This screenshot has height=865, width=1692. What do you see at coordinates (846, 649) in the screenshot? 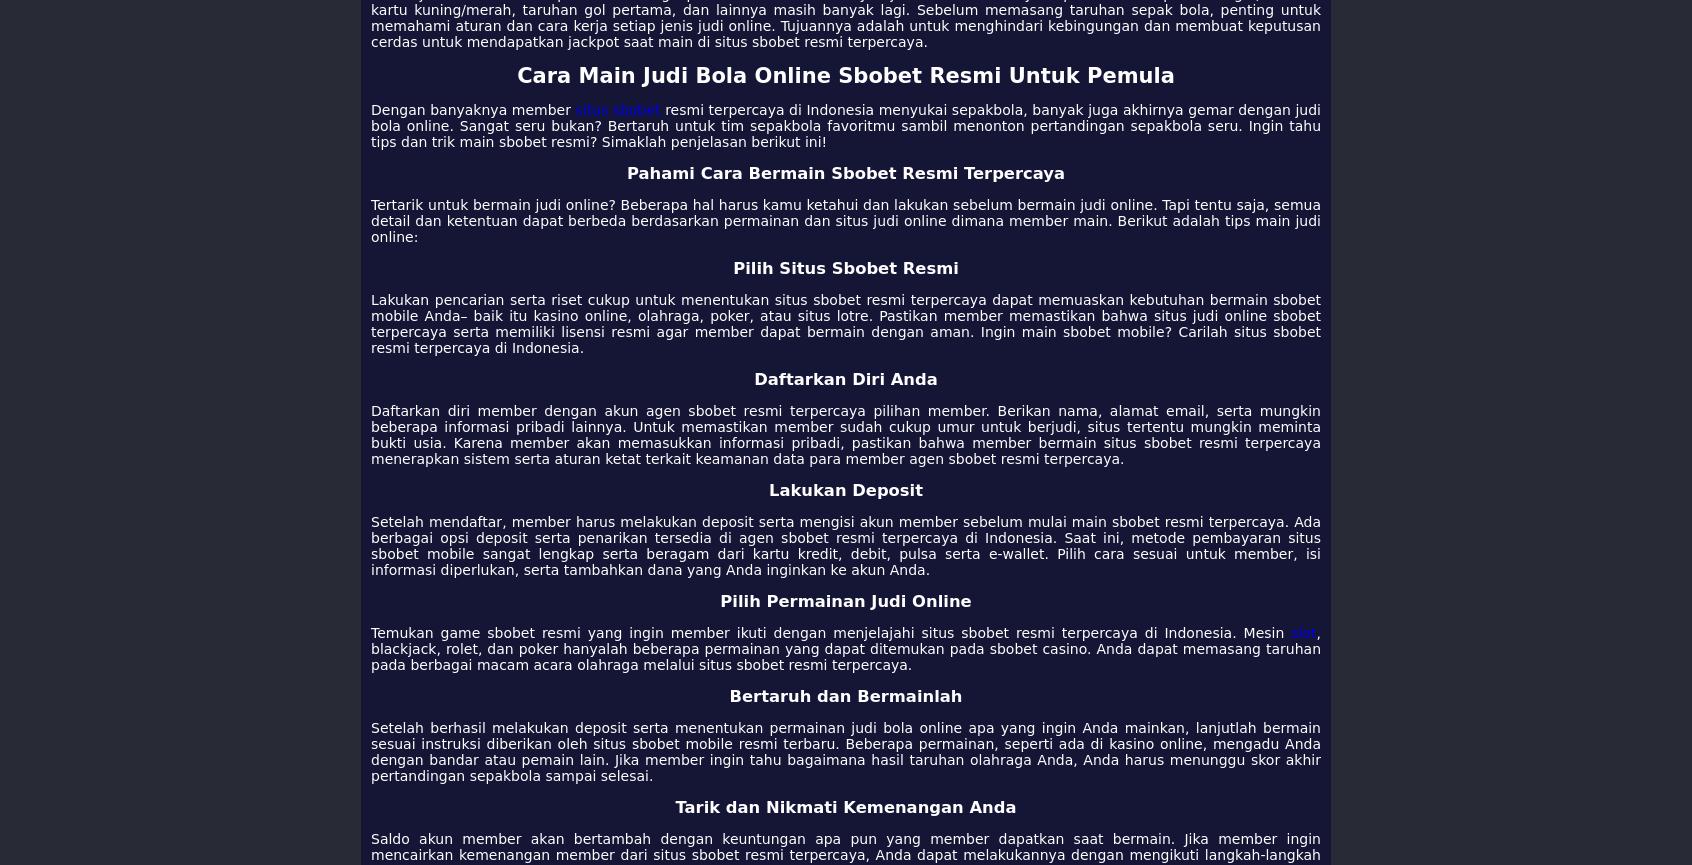
I see `', blackjack, rolet, dan poker hanyalah beberapa permainan yang dapat ditemukan pada sbobet casino. Anda dapat memasang taruhan pada berbagai macam acara olahraga melalui situs sbobet resmi terpercaya.'` at bounding box center [846, 649].